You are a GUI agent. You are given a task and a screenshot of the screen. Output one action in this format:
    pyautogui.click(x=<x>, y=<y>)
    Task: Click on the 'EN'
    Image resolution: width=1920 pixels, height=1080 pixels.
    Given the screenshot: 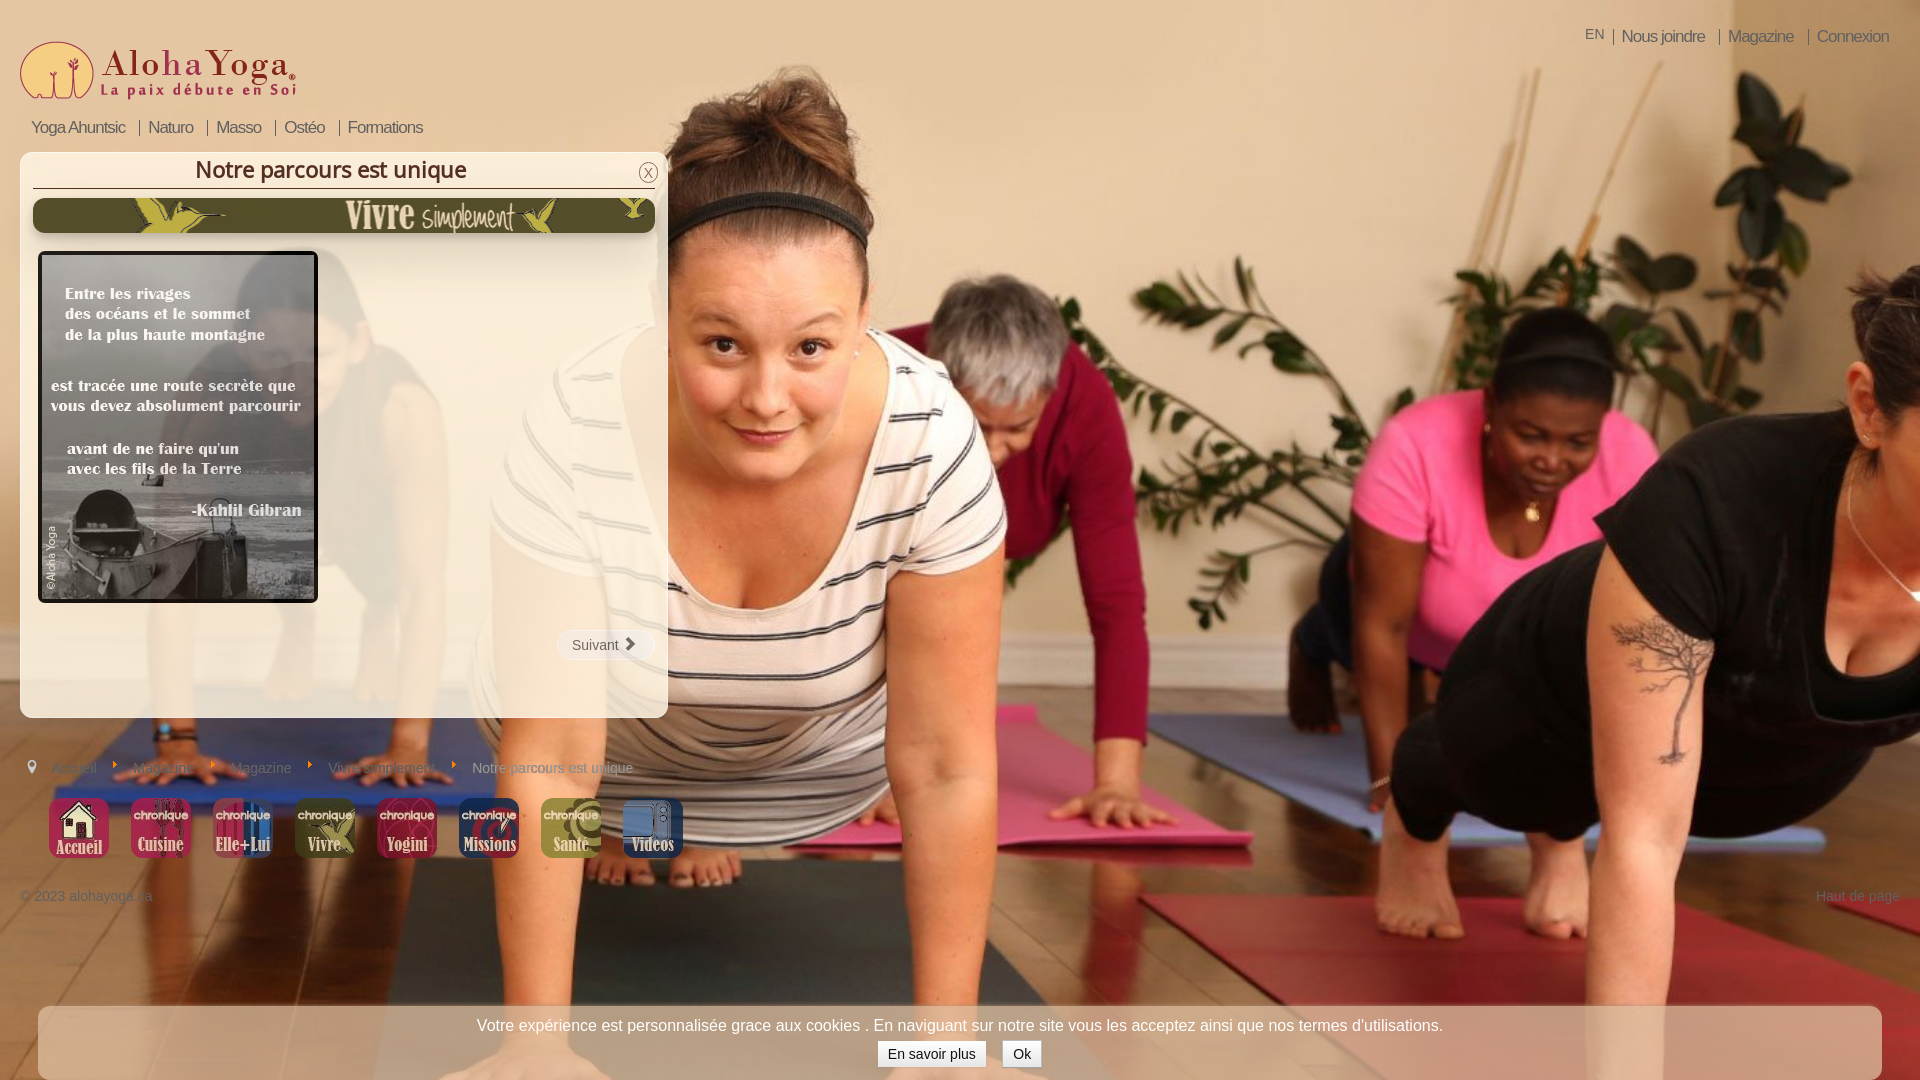 What is the action you would take?
    pyautogui.click(x=1593, y=34)
    